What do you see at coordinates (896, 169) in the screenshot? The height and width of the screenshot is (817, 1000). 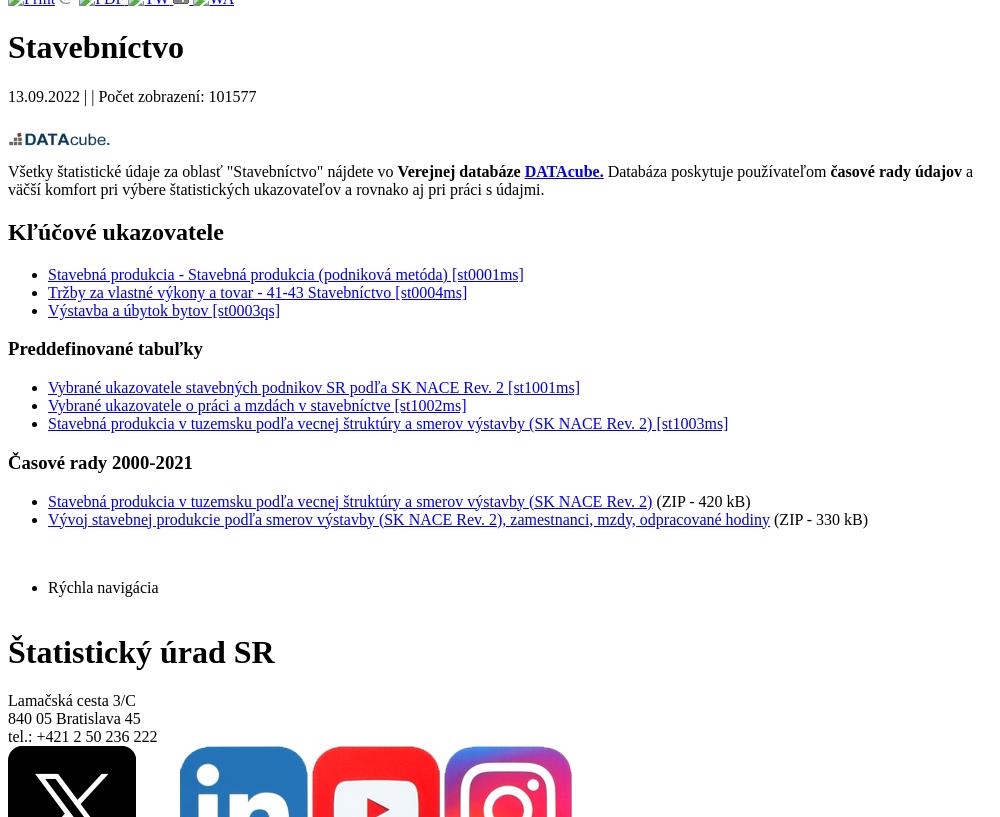 I see `'časové rady údajov'` at bounding box center [896, 169].